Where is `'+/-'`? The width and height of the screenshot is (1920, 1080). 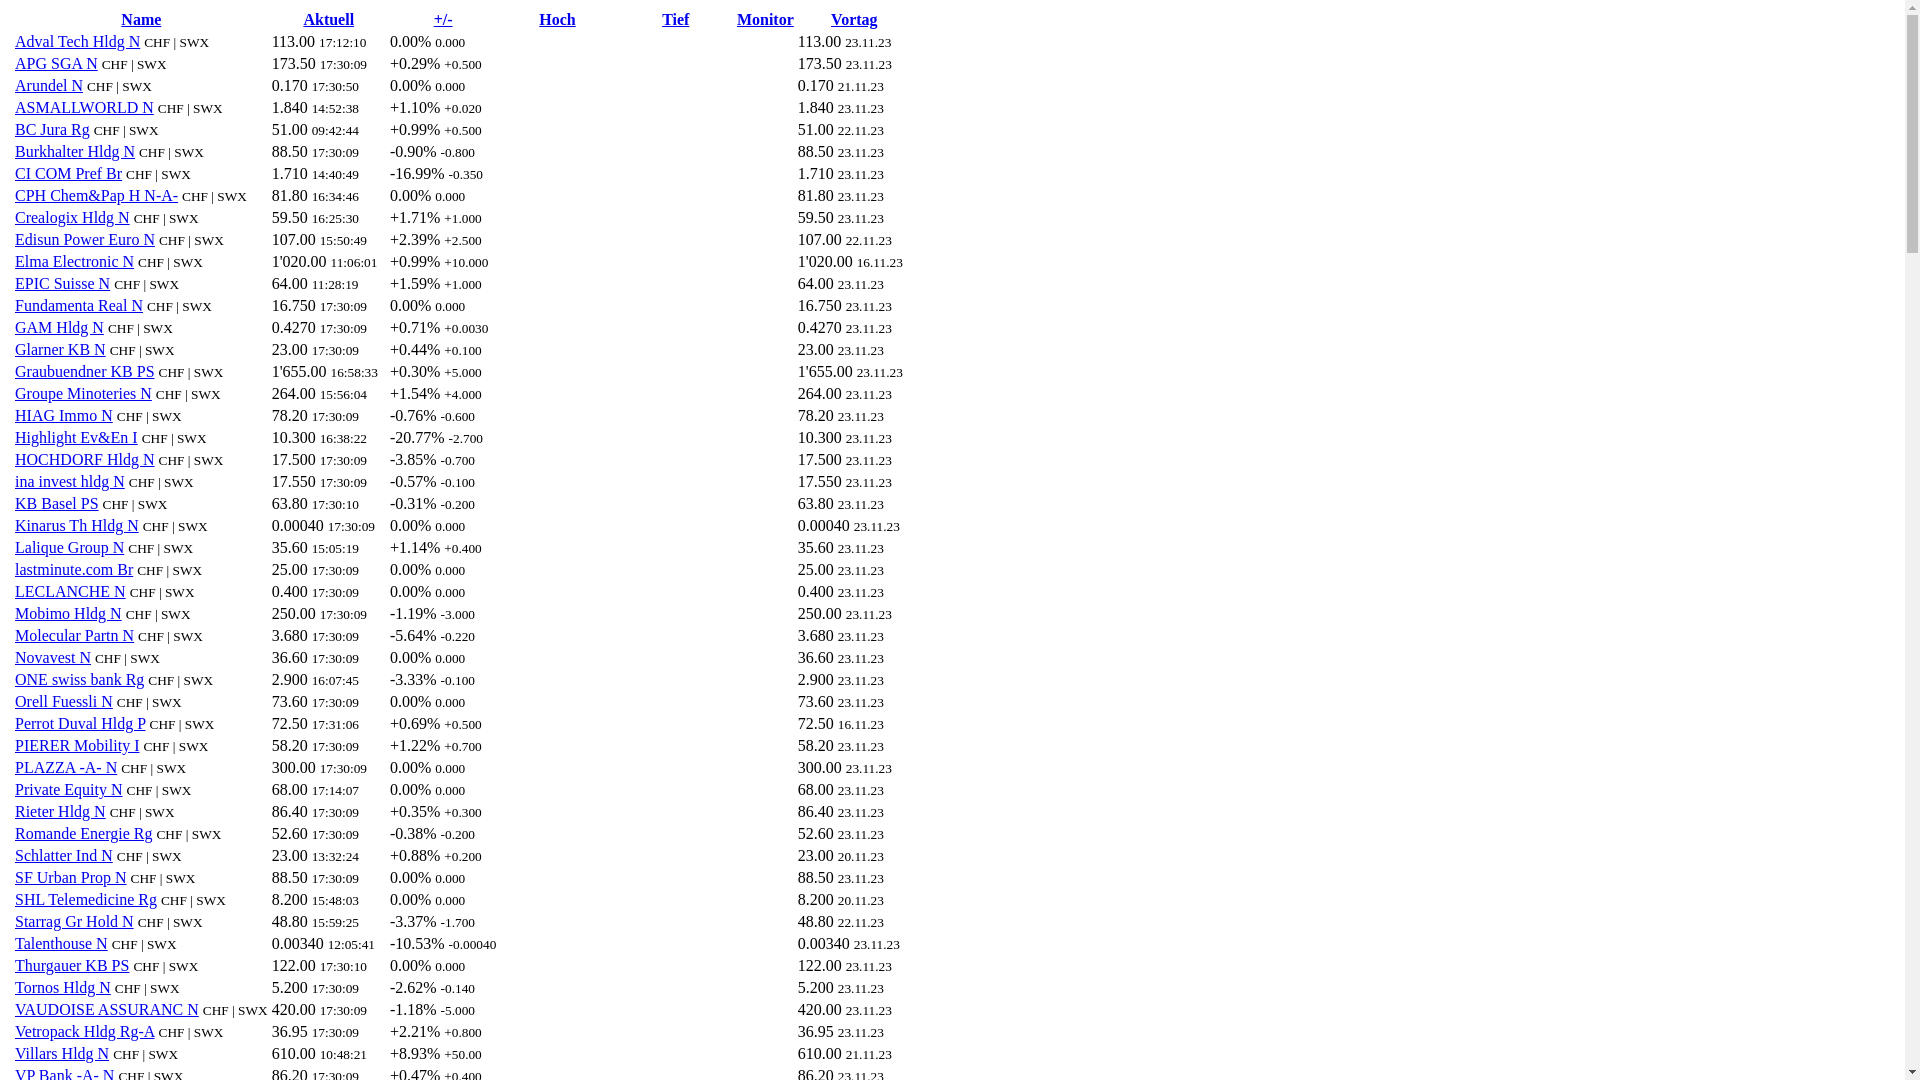
'+/-' is located at coordinates (442, 19).